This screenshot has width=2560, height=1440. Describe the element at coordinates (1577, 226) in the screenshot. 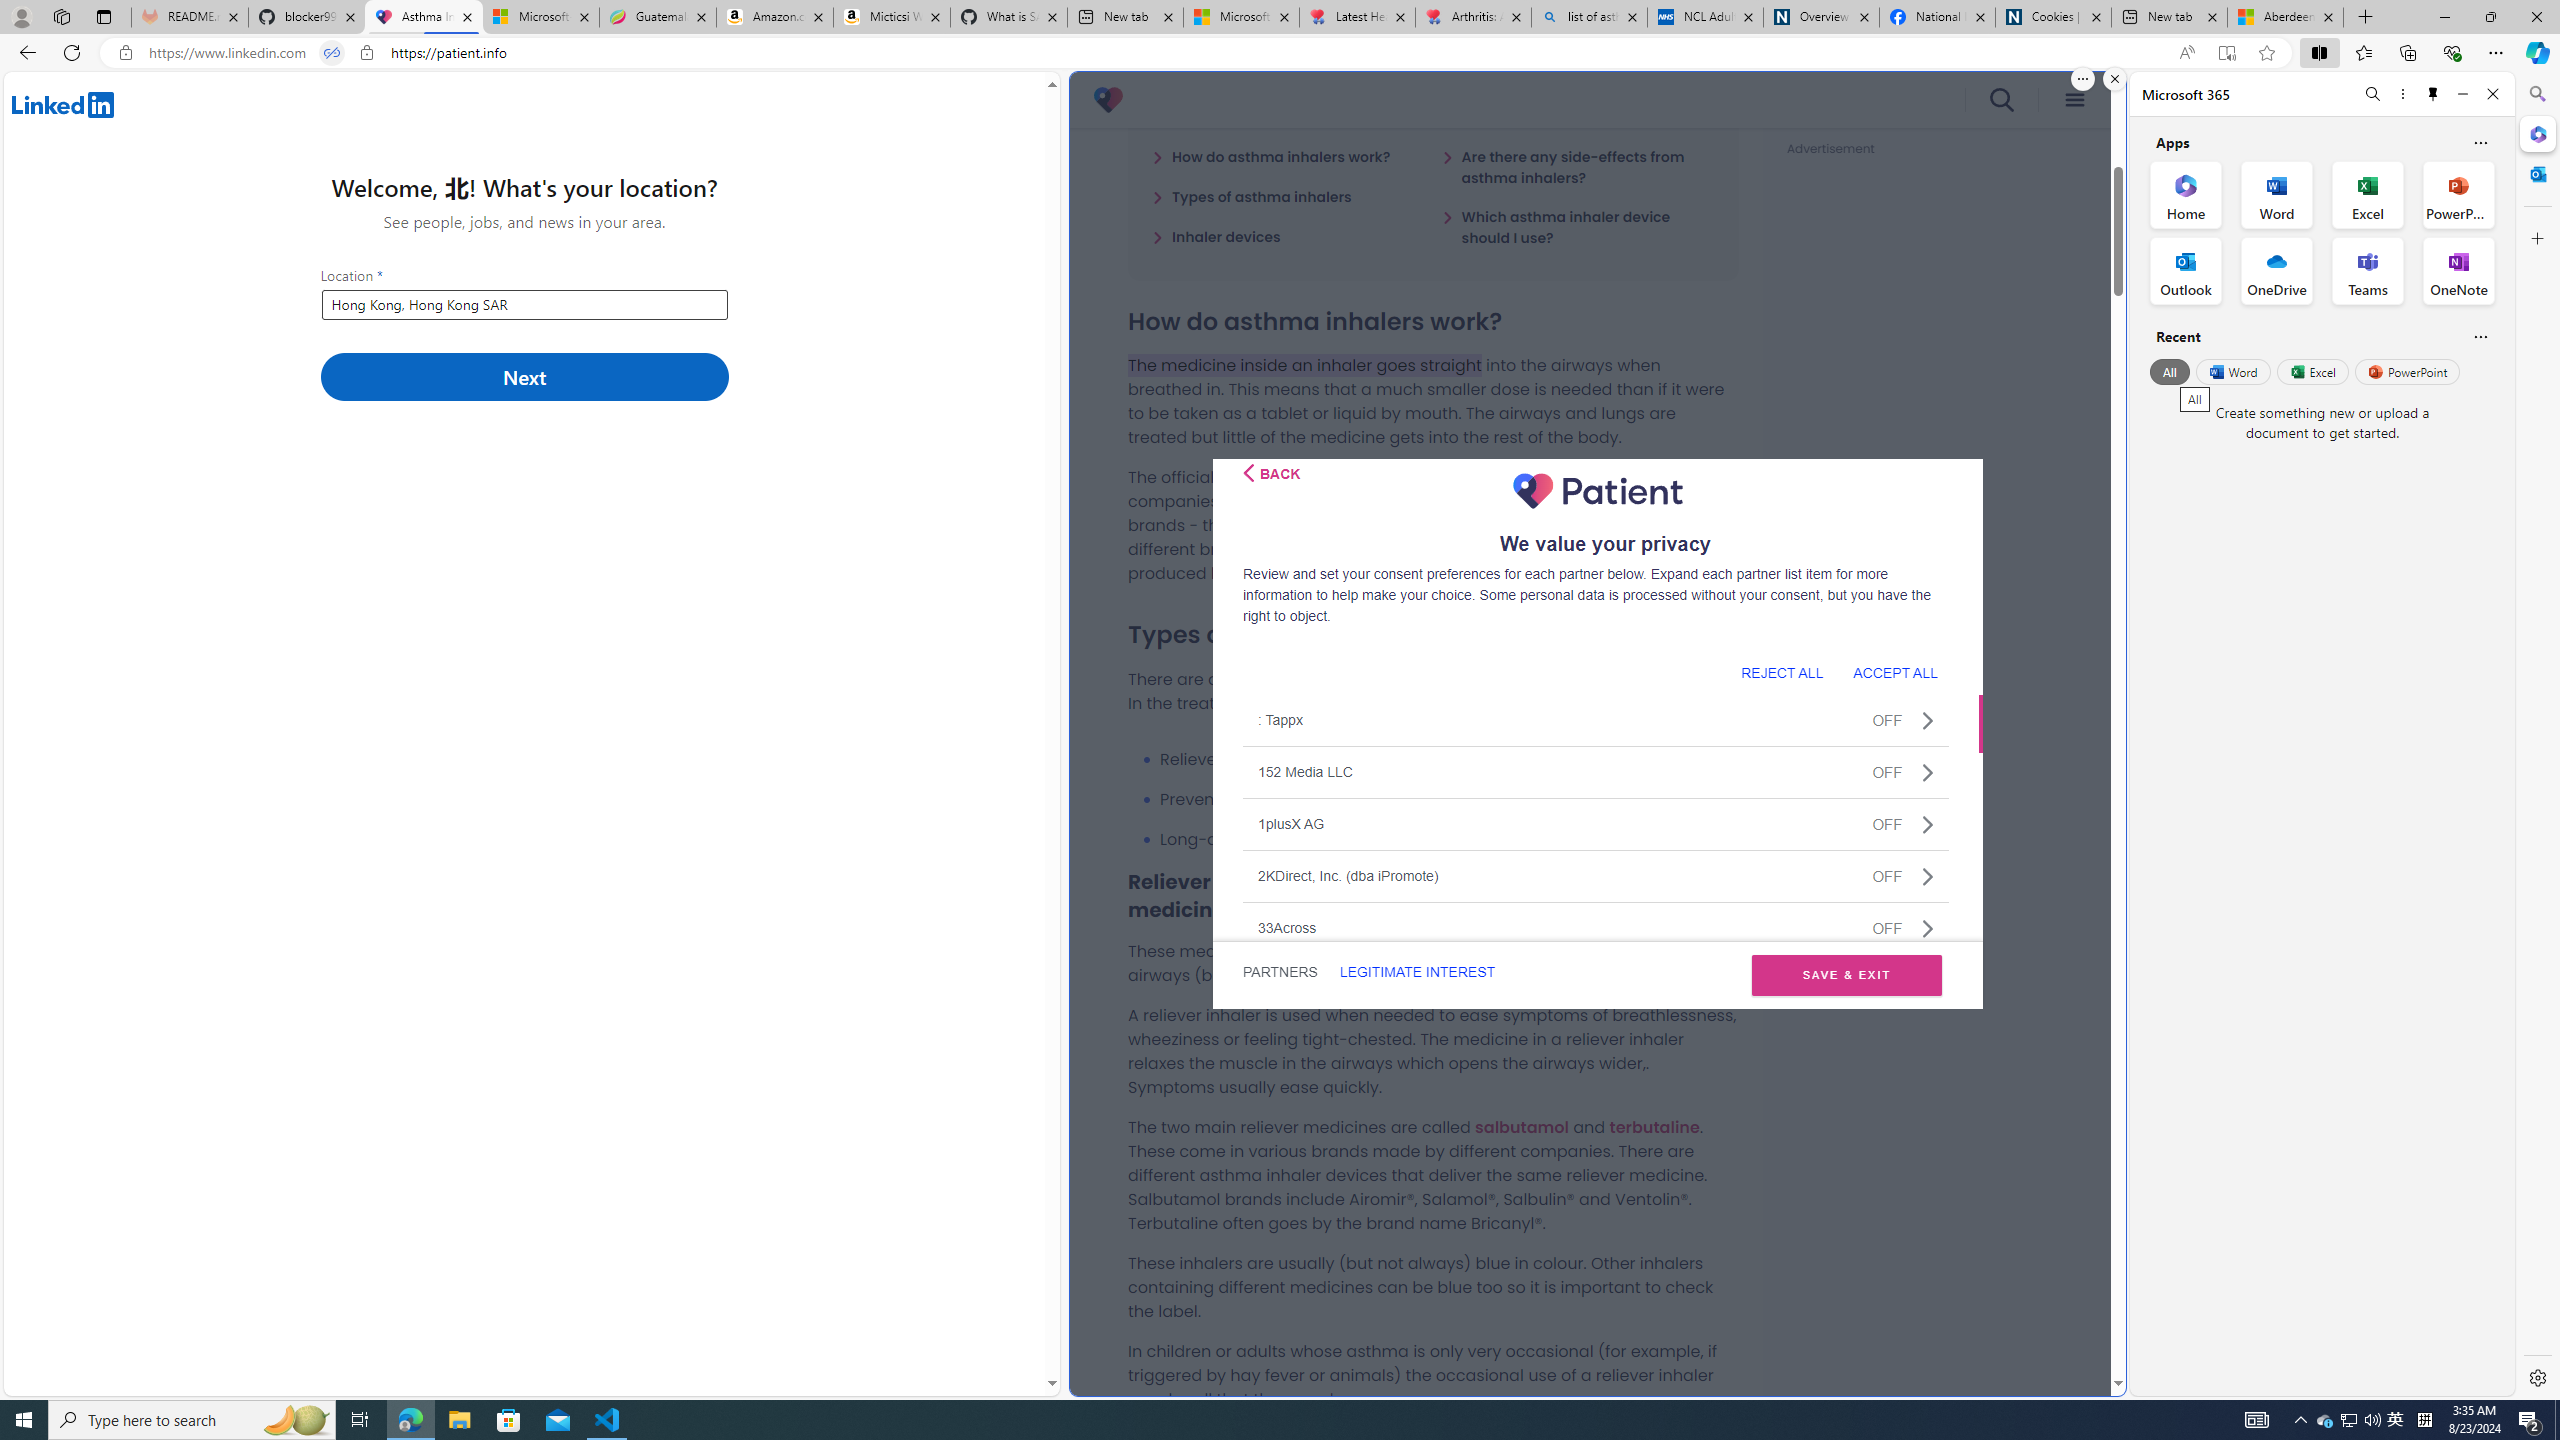

I see `'Which asthma inhaler device should I use?'` at that location.